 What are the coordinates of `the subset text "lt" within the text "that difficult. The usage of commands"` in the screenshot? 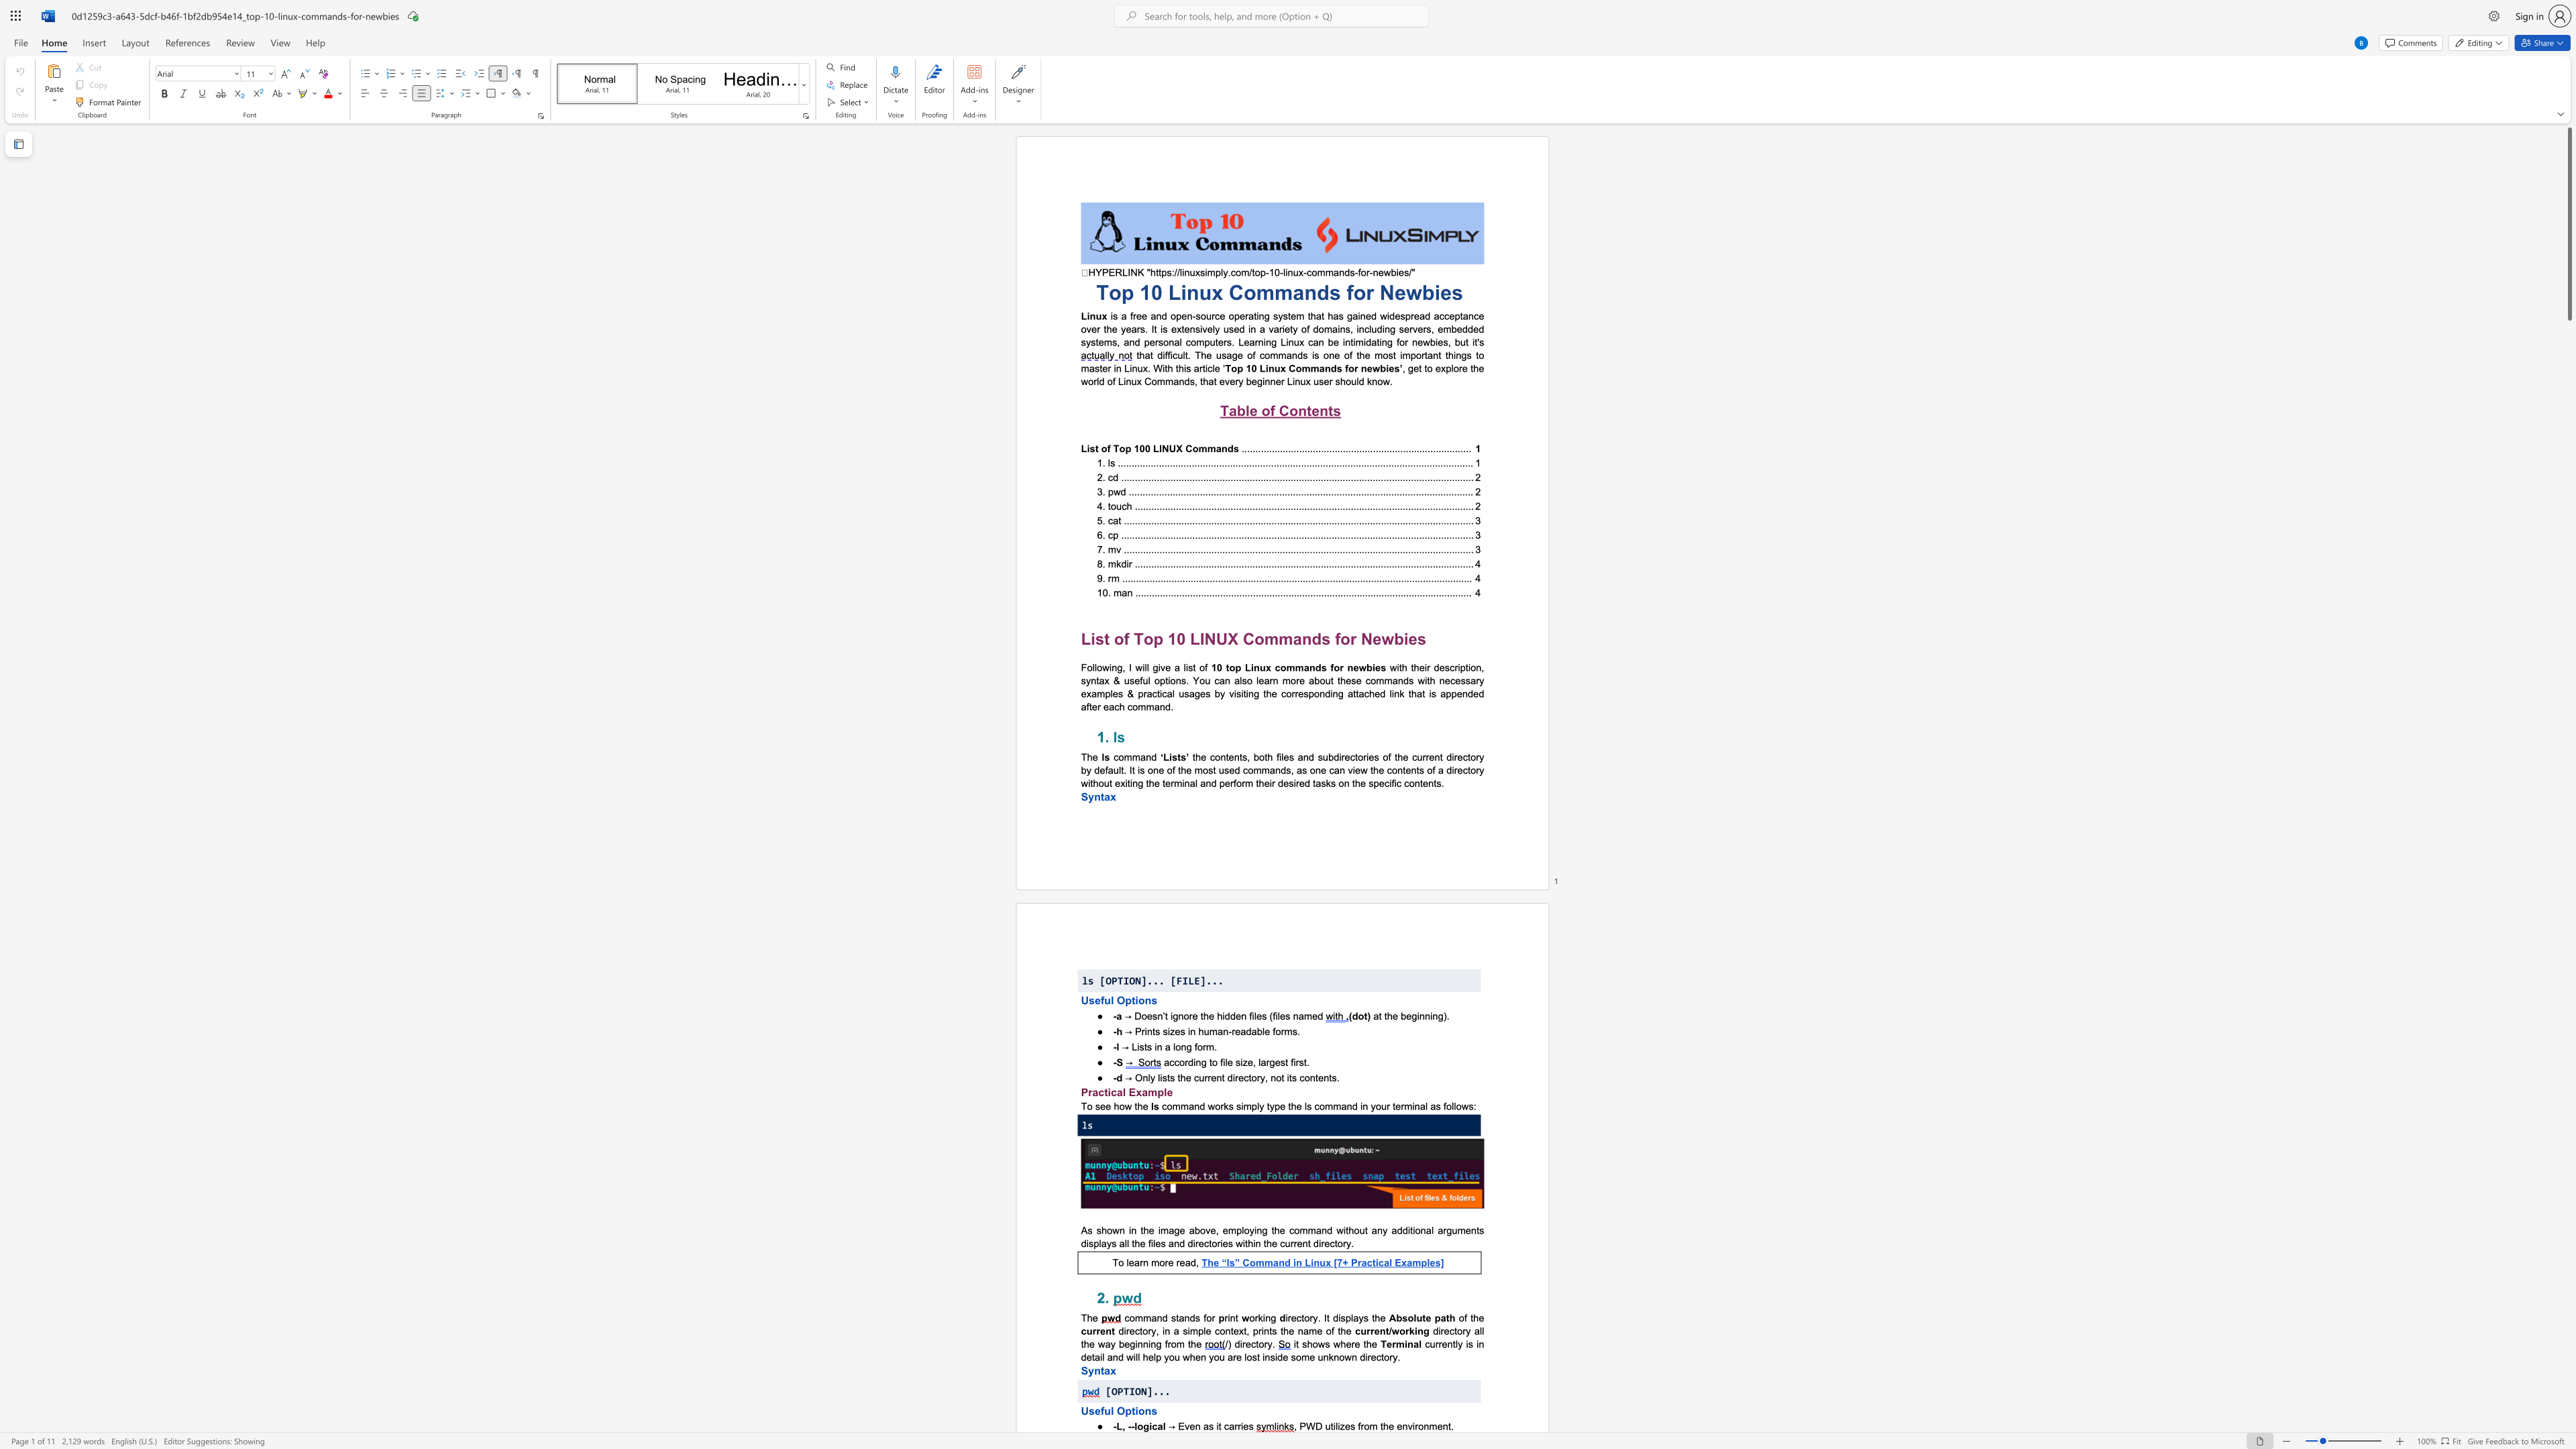 It's located at (1183, 354).